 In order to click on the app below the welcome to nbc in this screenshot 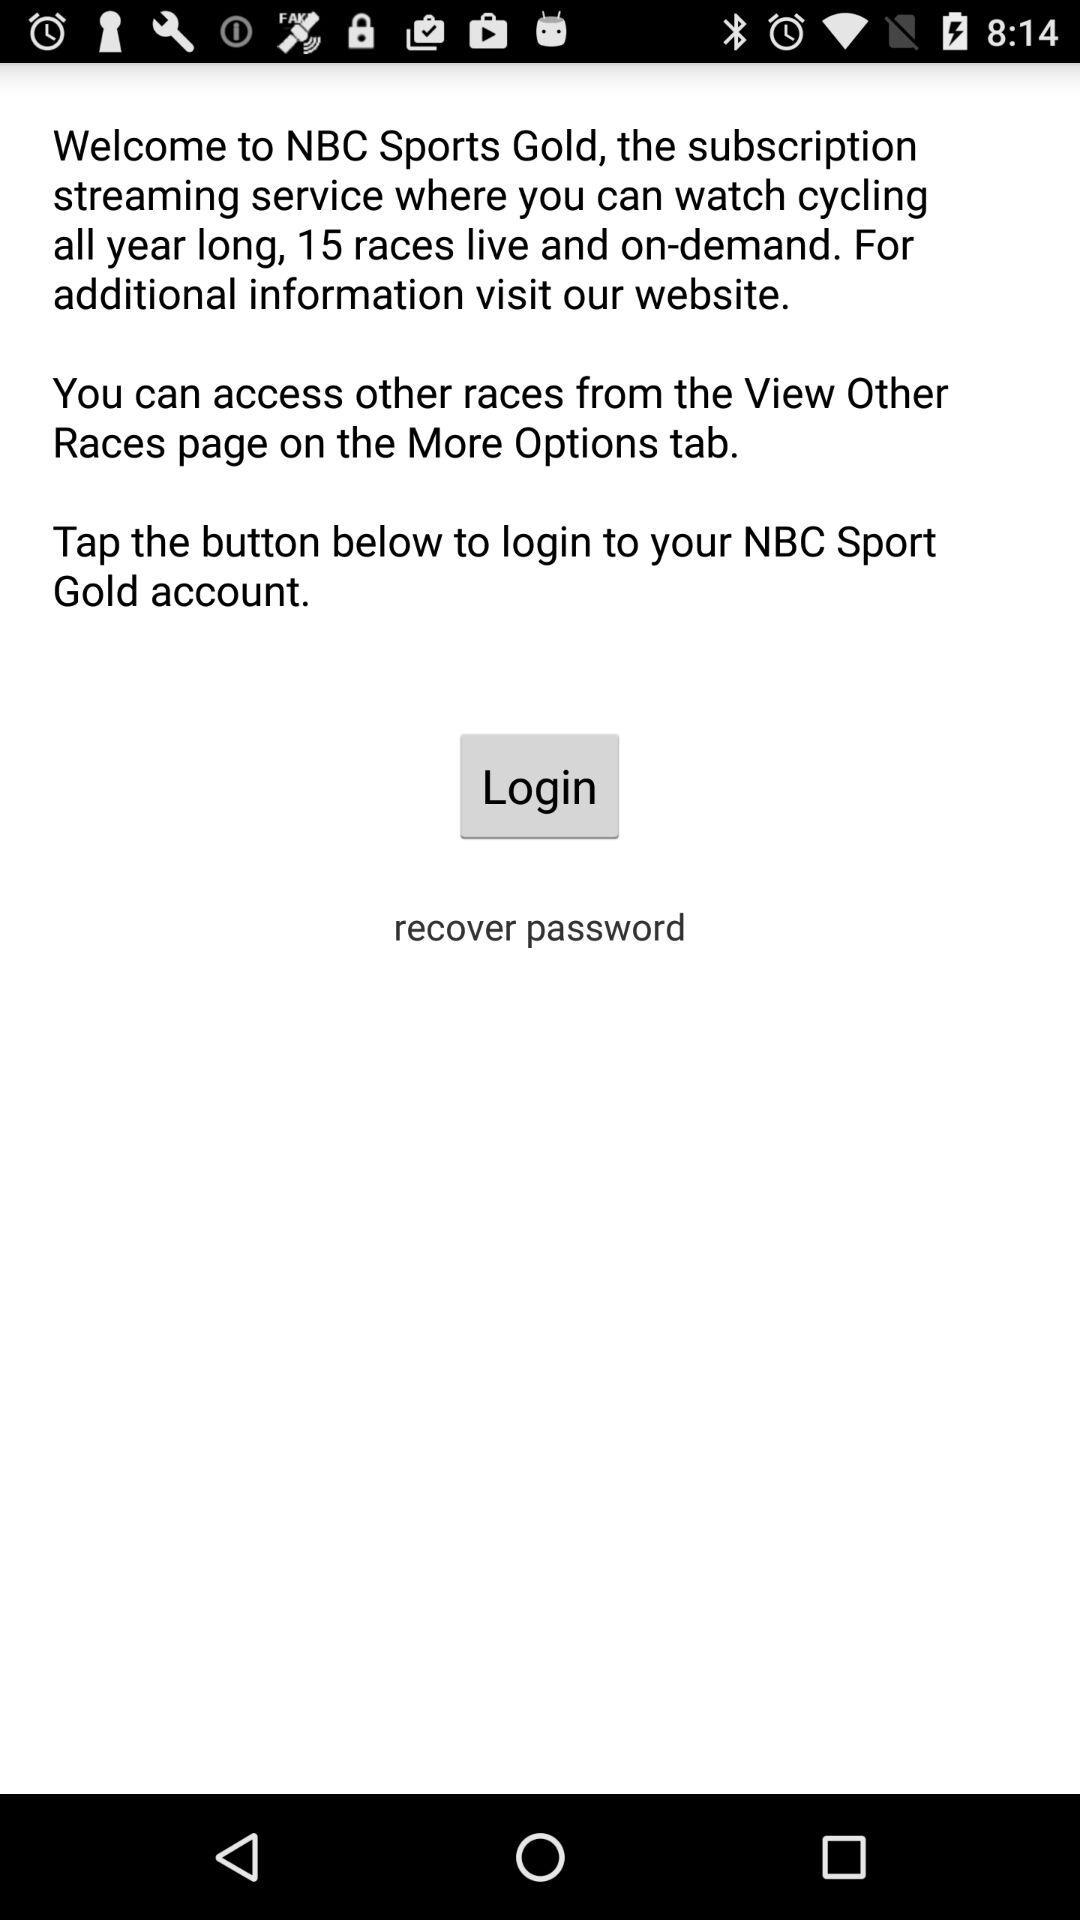, I will do `click(538, 785)`.